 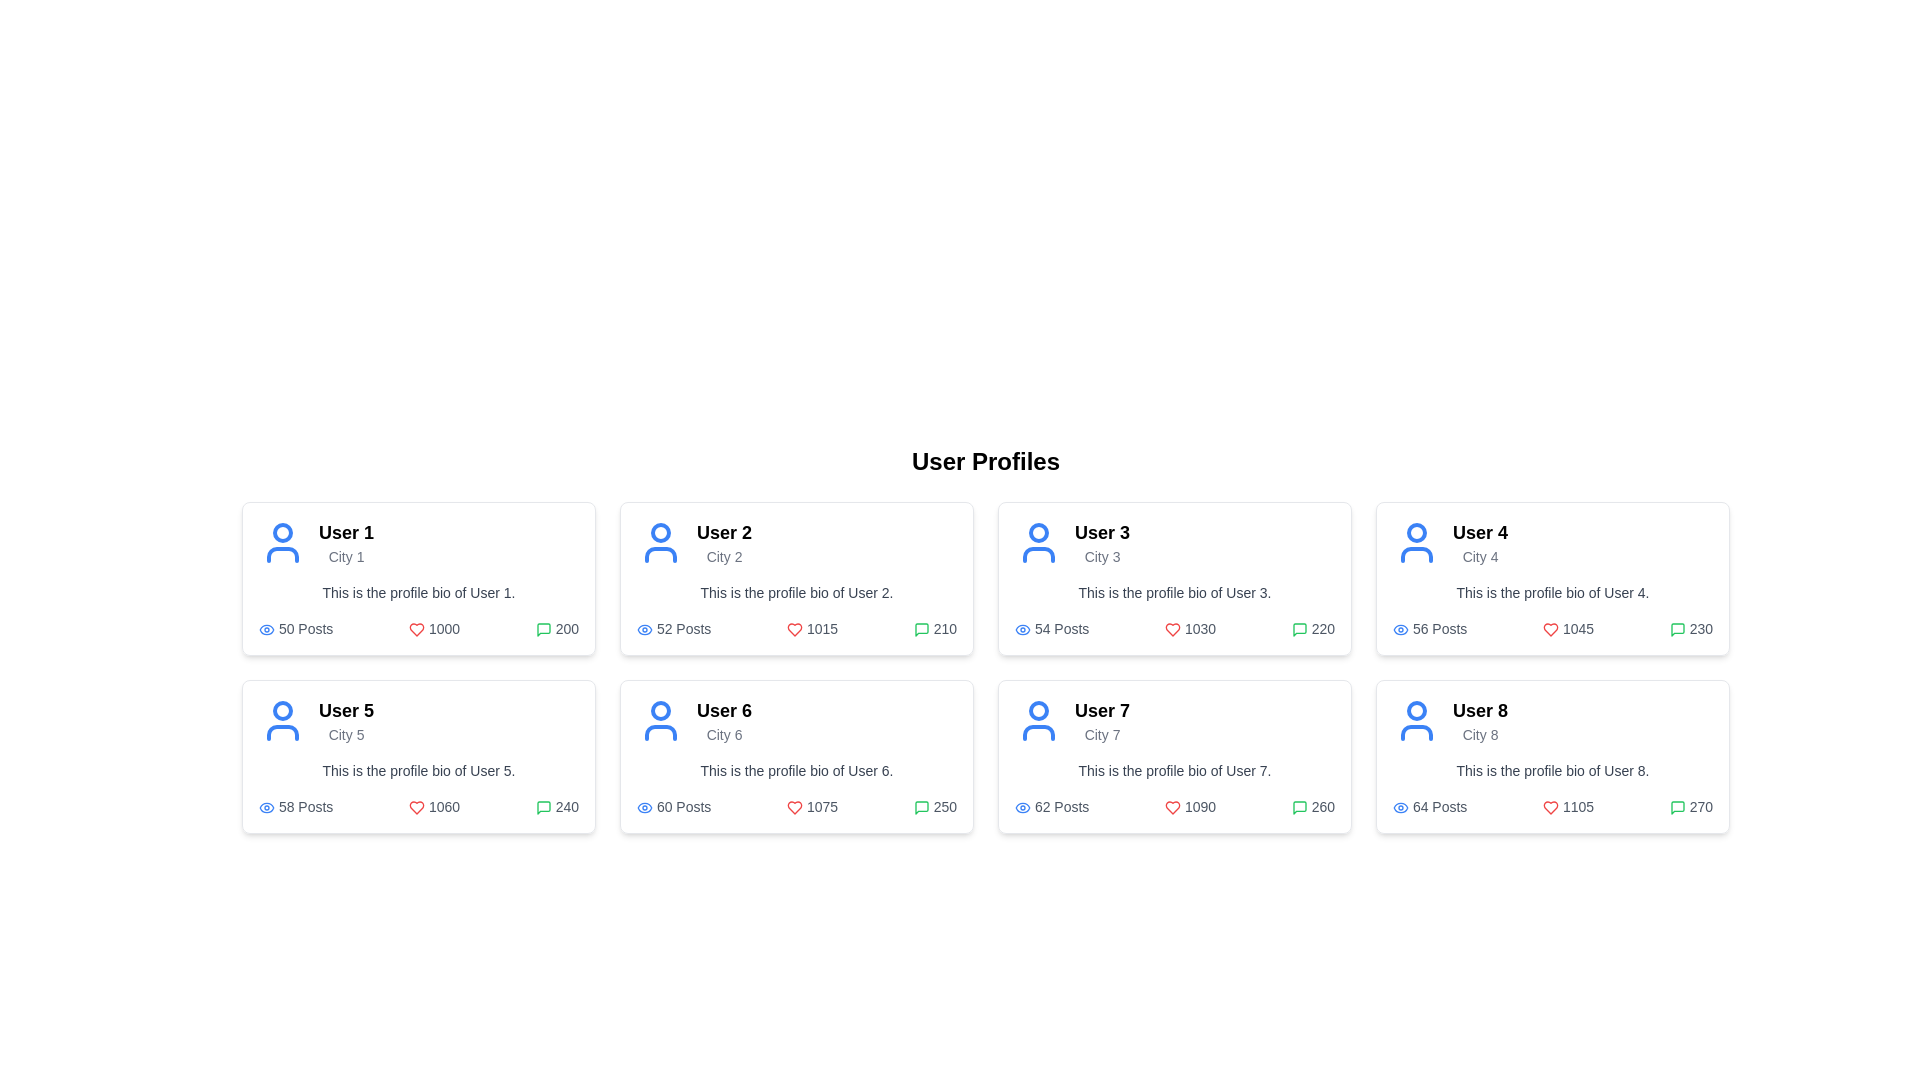 What do you see at coordinates (1038, 709) in the screenshot?
I see `the decorative Circle representing the head portion of the 'User 7' profile icon located at the top-left corner of the profile card in the second row, fourth column of the grid layout` at bounding box center [1038, 709].